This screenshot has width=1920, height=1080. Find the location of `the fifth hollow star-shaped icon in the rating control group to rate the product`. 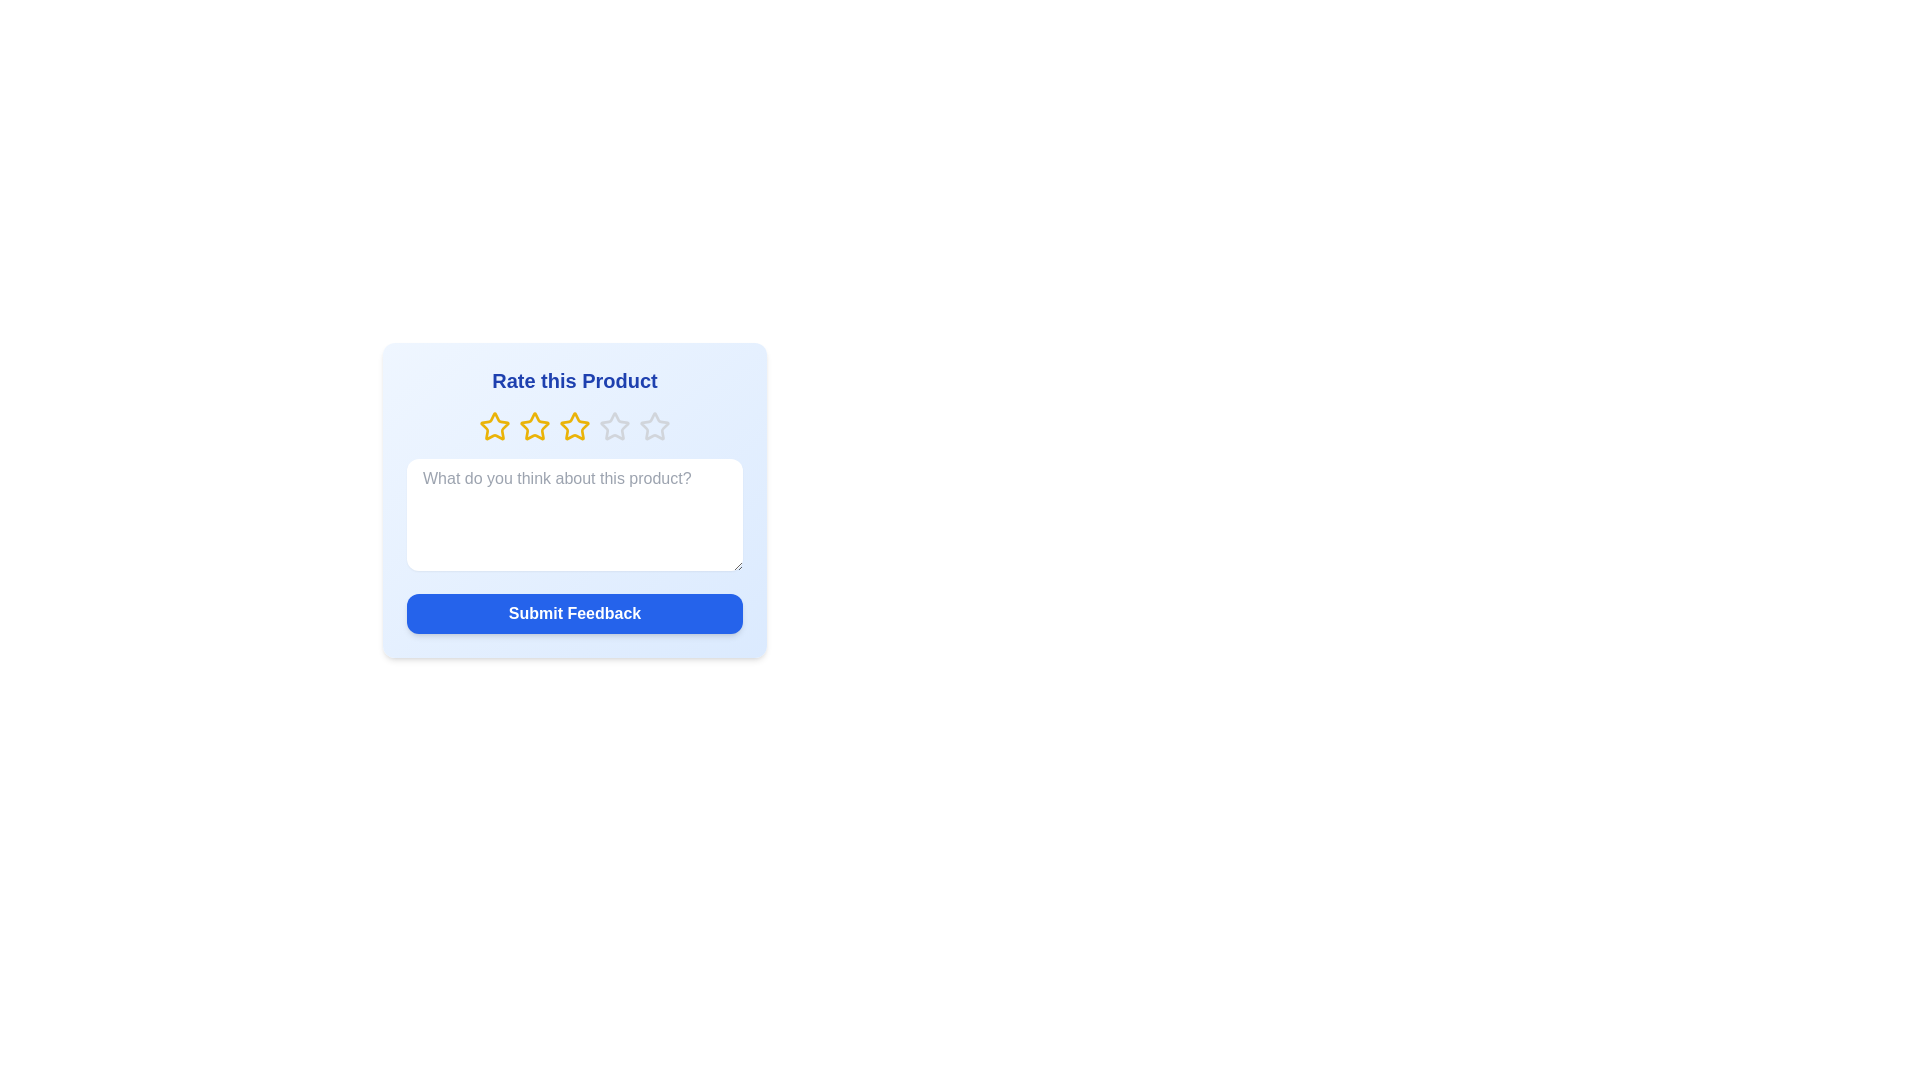

the fifth hollow star-shaped icon in the rating control group to rate the product is located at coordinates (653, 424).